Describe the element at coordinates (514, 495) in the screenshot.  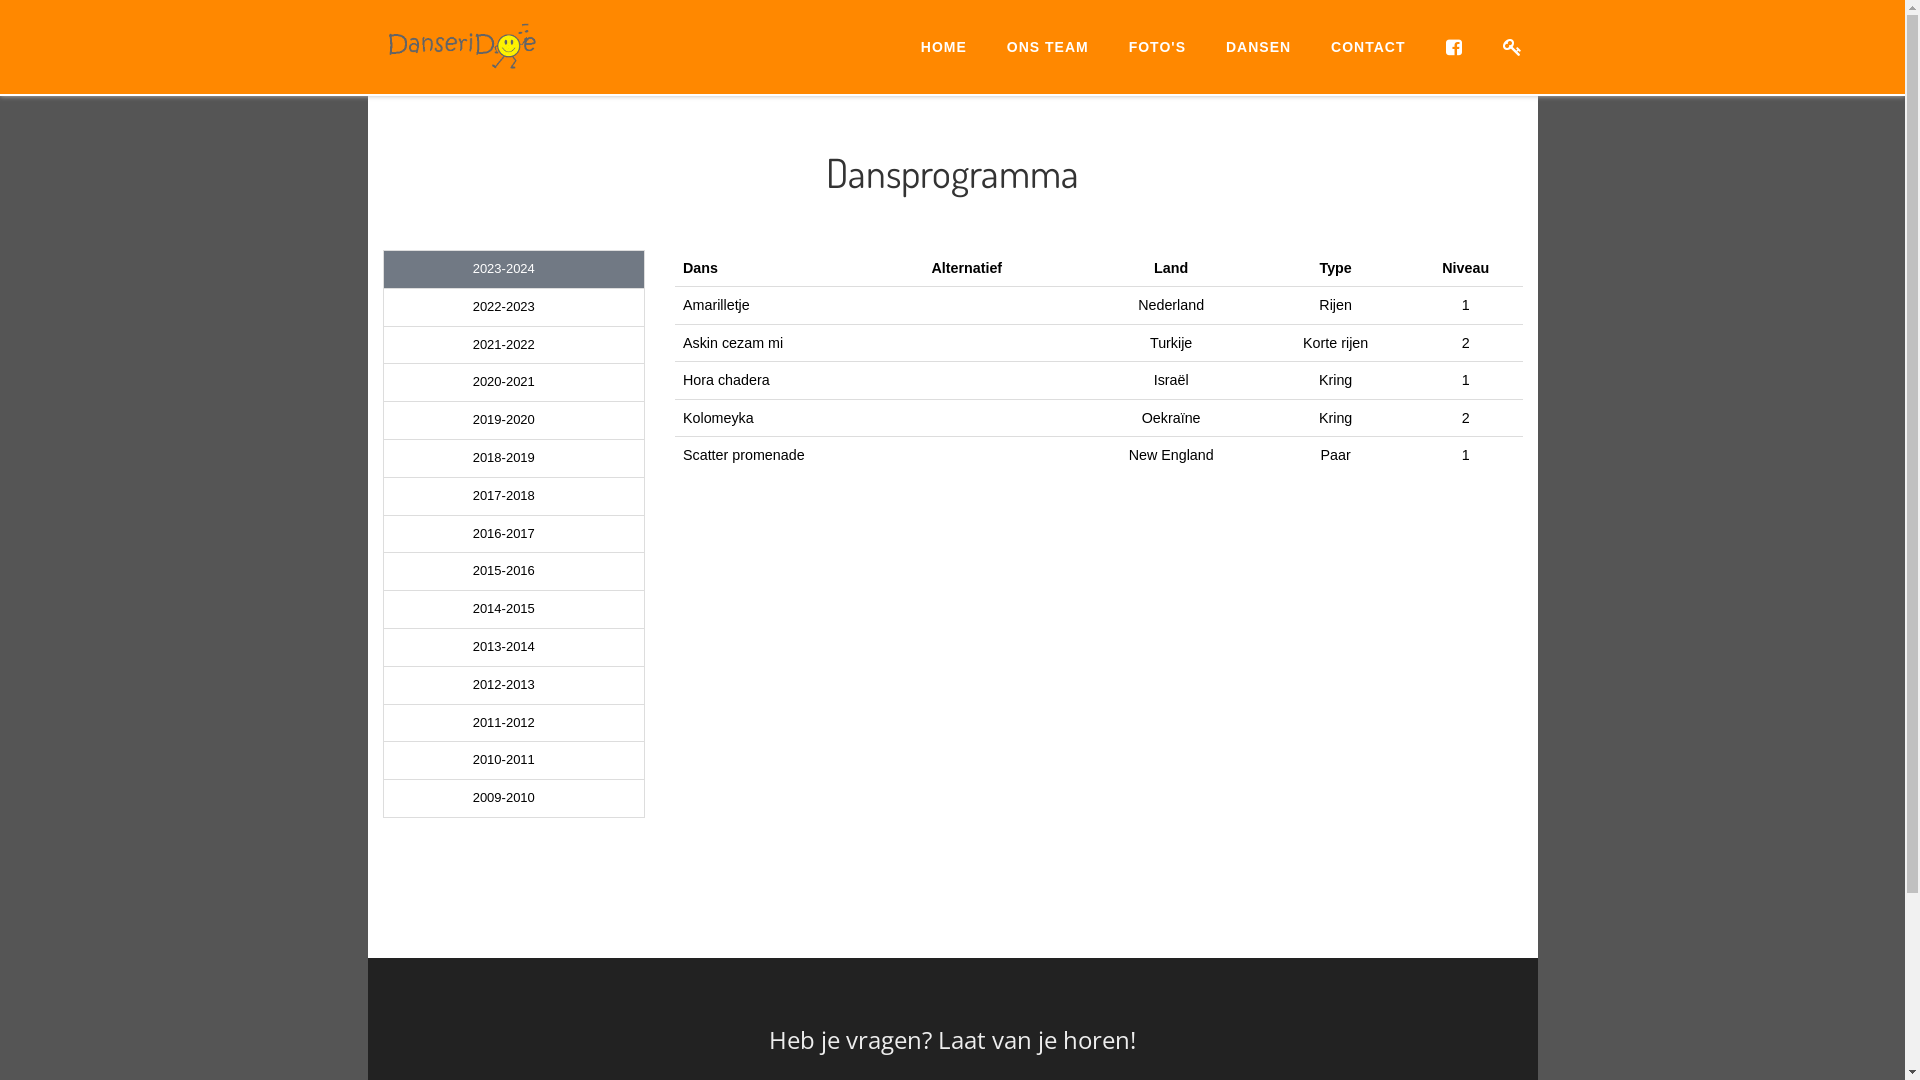
I see `'2017-2018'` at that location.